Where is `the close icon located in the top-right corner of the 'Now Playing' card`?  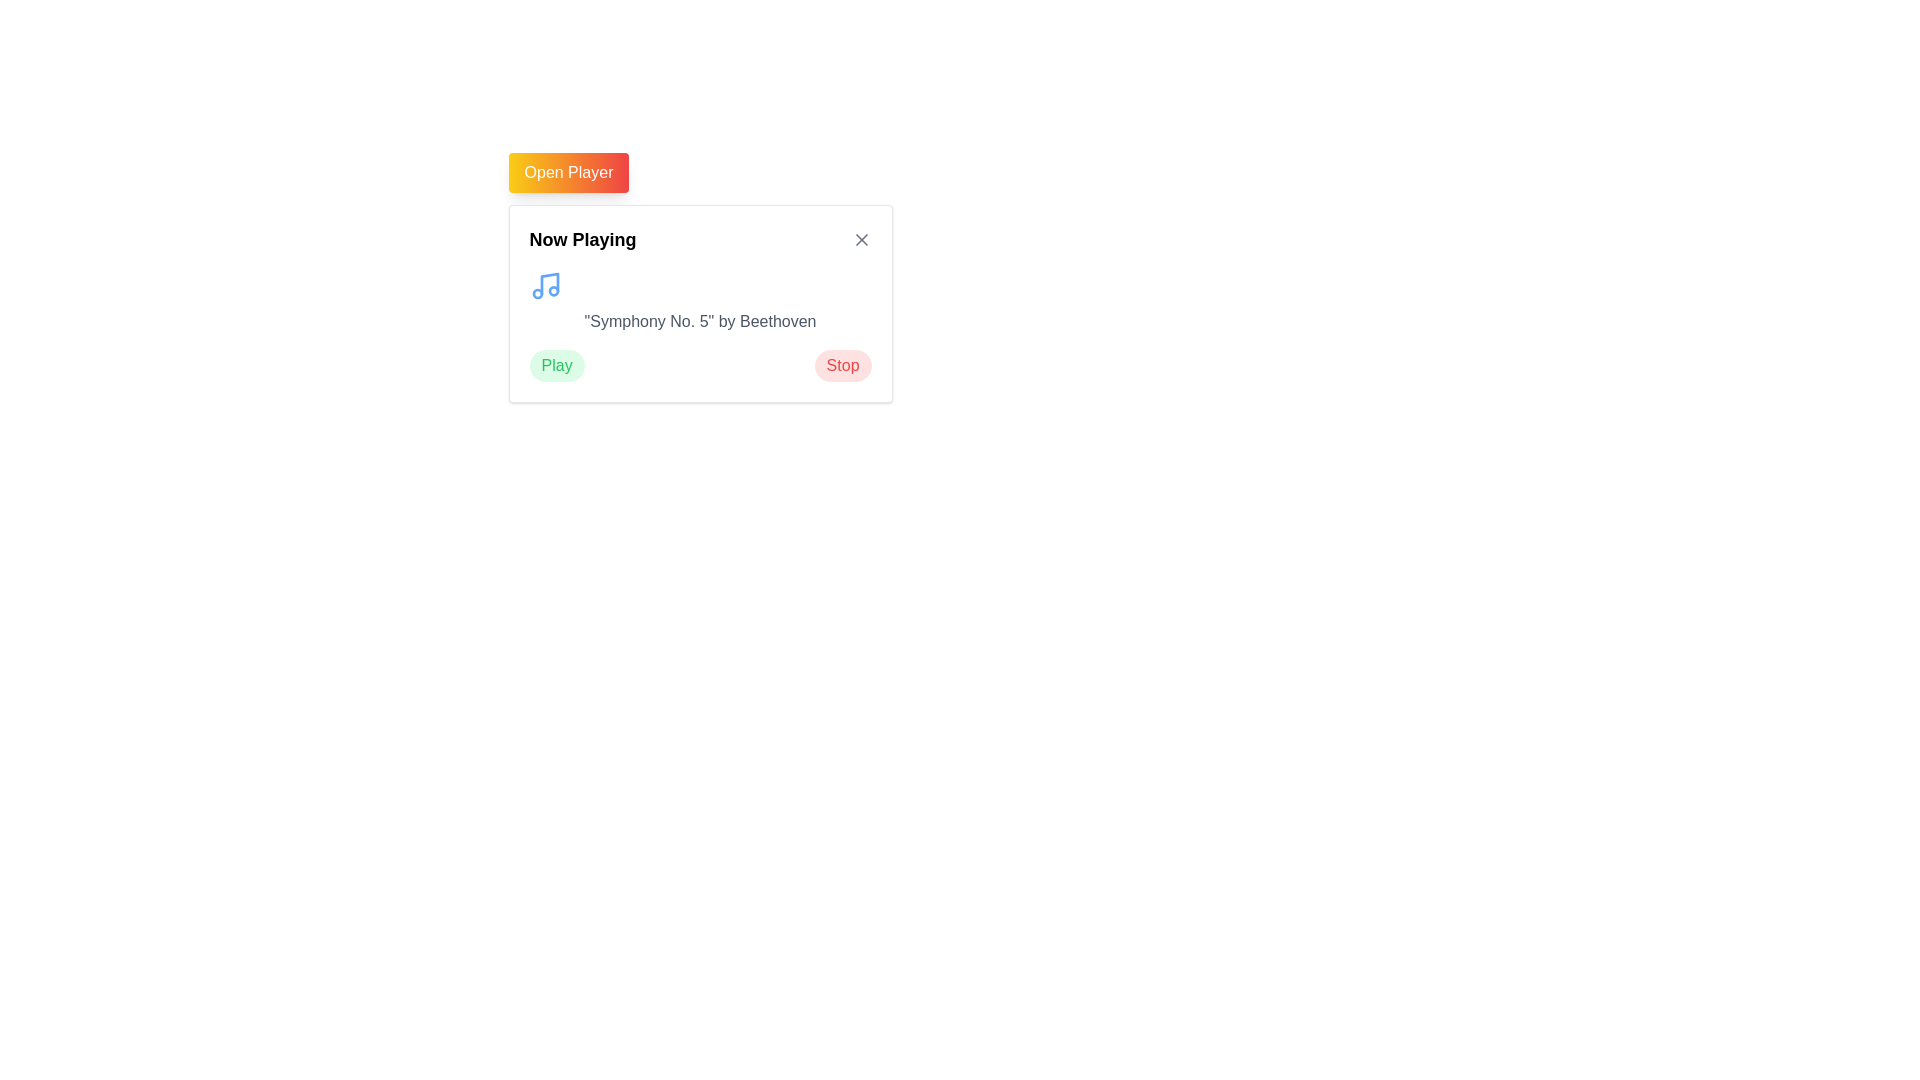 the close icon located in the top-right corner of the 'Now Playing' card is located at coordinates (861, 238).